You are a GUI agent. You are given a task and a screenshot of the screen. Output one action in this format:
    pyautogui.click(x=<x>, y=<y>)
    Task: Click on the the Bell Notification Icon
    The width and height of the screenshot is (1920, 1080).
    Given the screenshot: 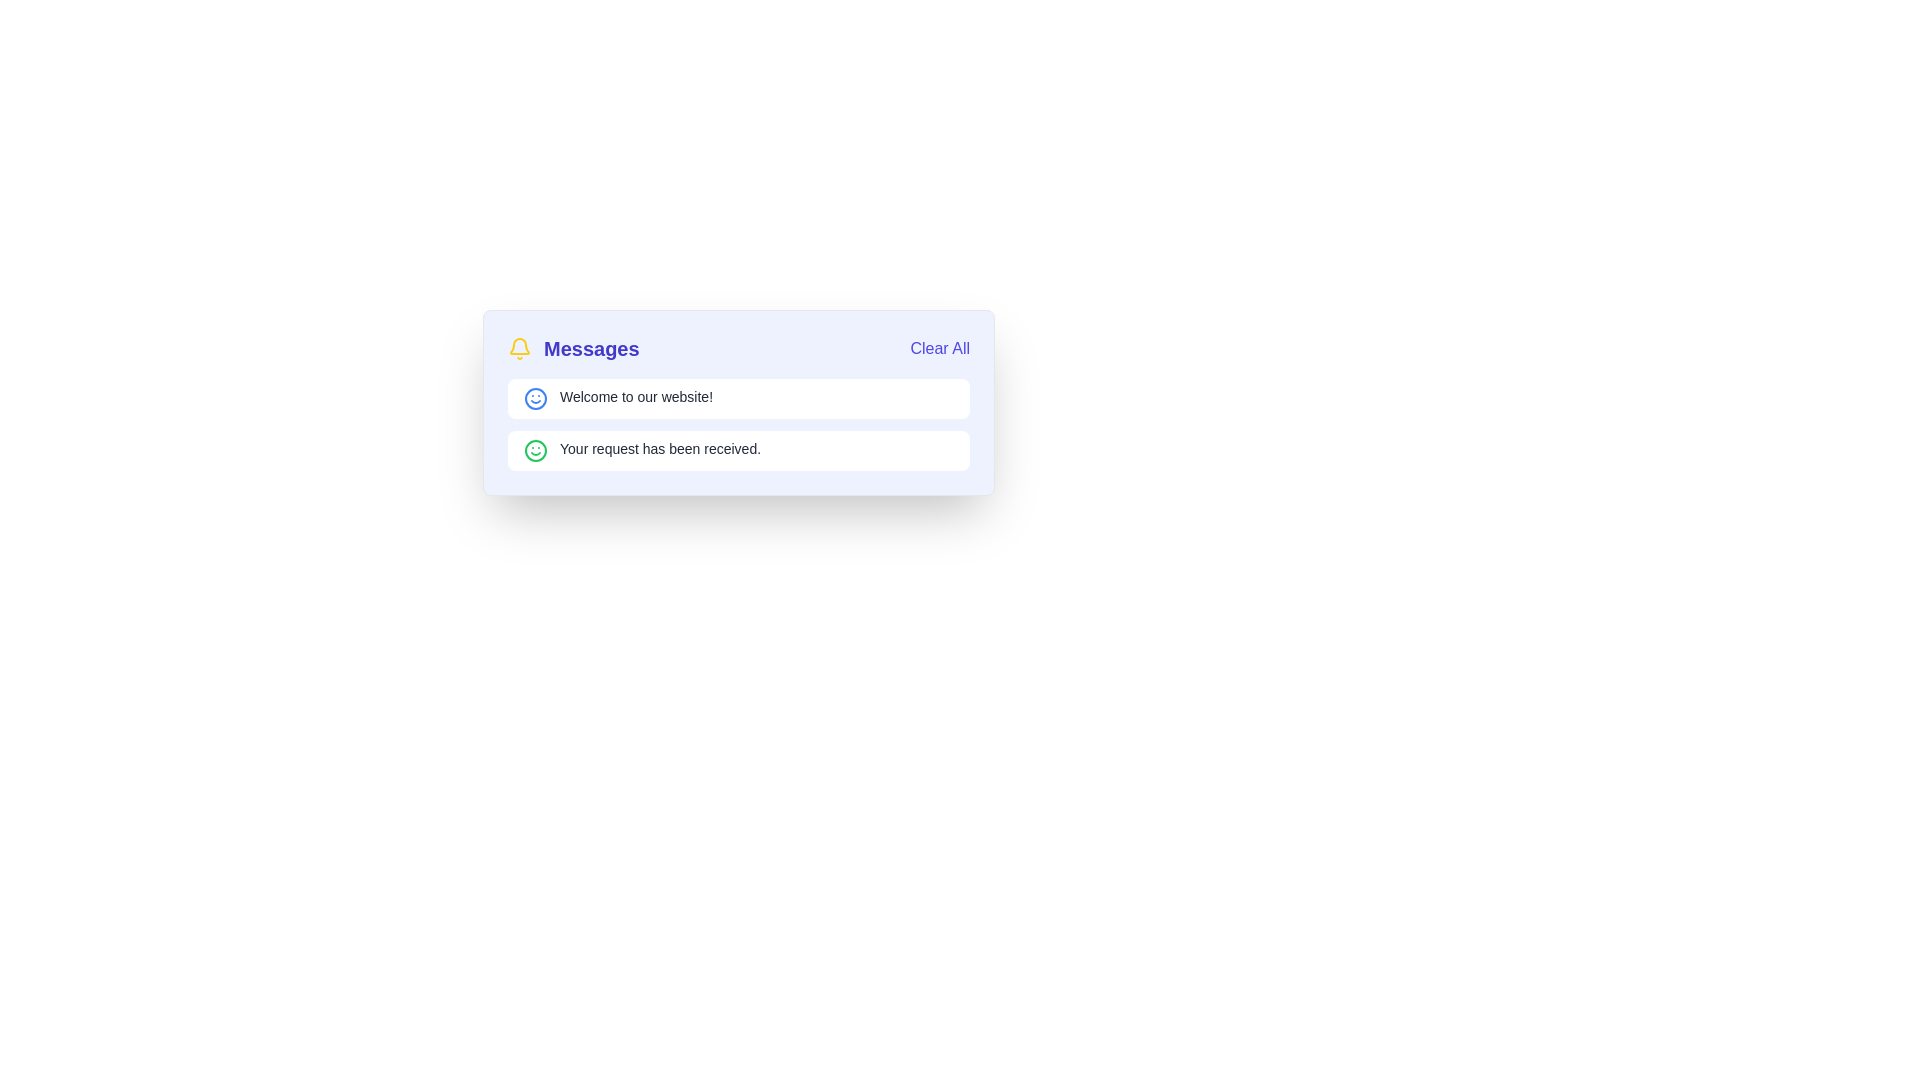 What is the action you would take?
    pyautogui.click(x=519, y=347)
    